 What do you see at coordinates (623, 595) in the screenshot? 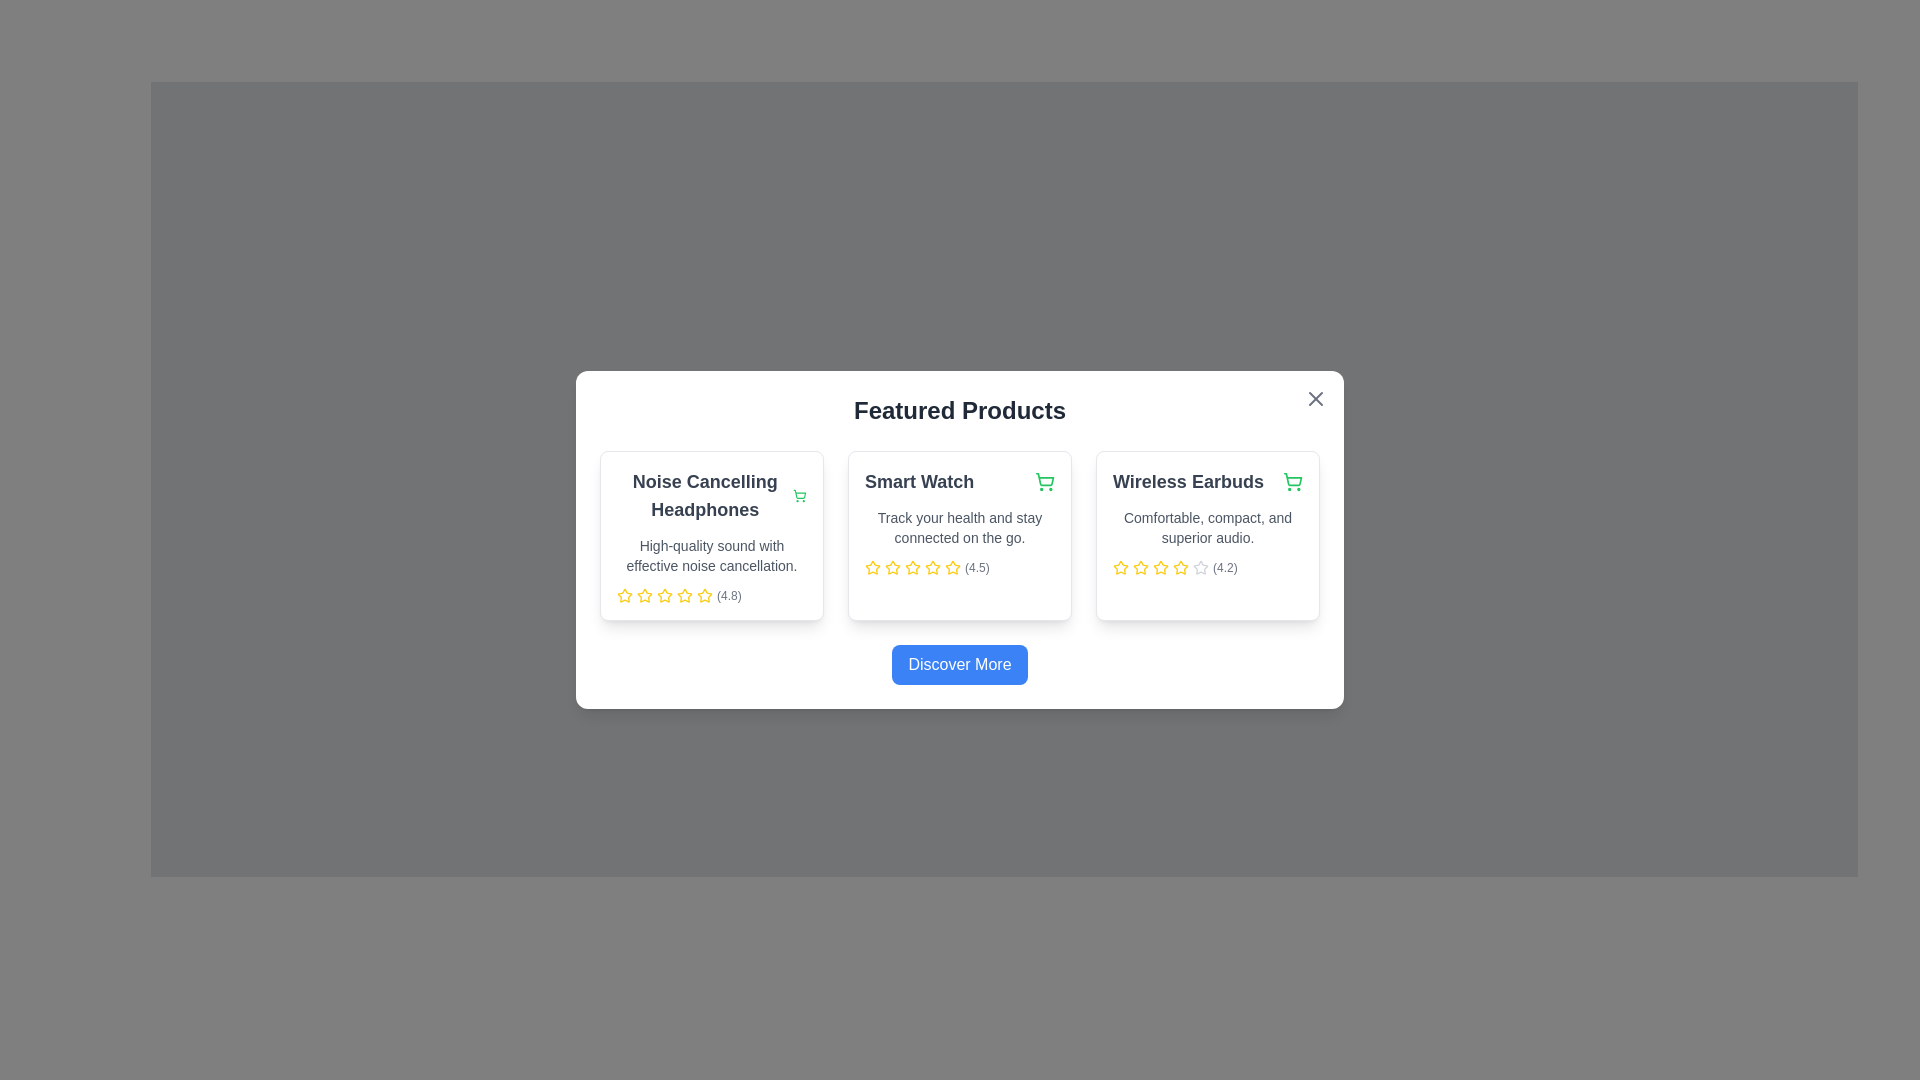
I see `the rating level represented by the first yellow star icon with a hollow center, located next to the '(4.8)' text in the 'Noise Cancelling Headphones' section on the left card` at bounding box center [623, 595].